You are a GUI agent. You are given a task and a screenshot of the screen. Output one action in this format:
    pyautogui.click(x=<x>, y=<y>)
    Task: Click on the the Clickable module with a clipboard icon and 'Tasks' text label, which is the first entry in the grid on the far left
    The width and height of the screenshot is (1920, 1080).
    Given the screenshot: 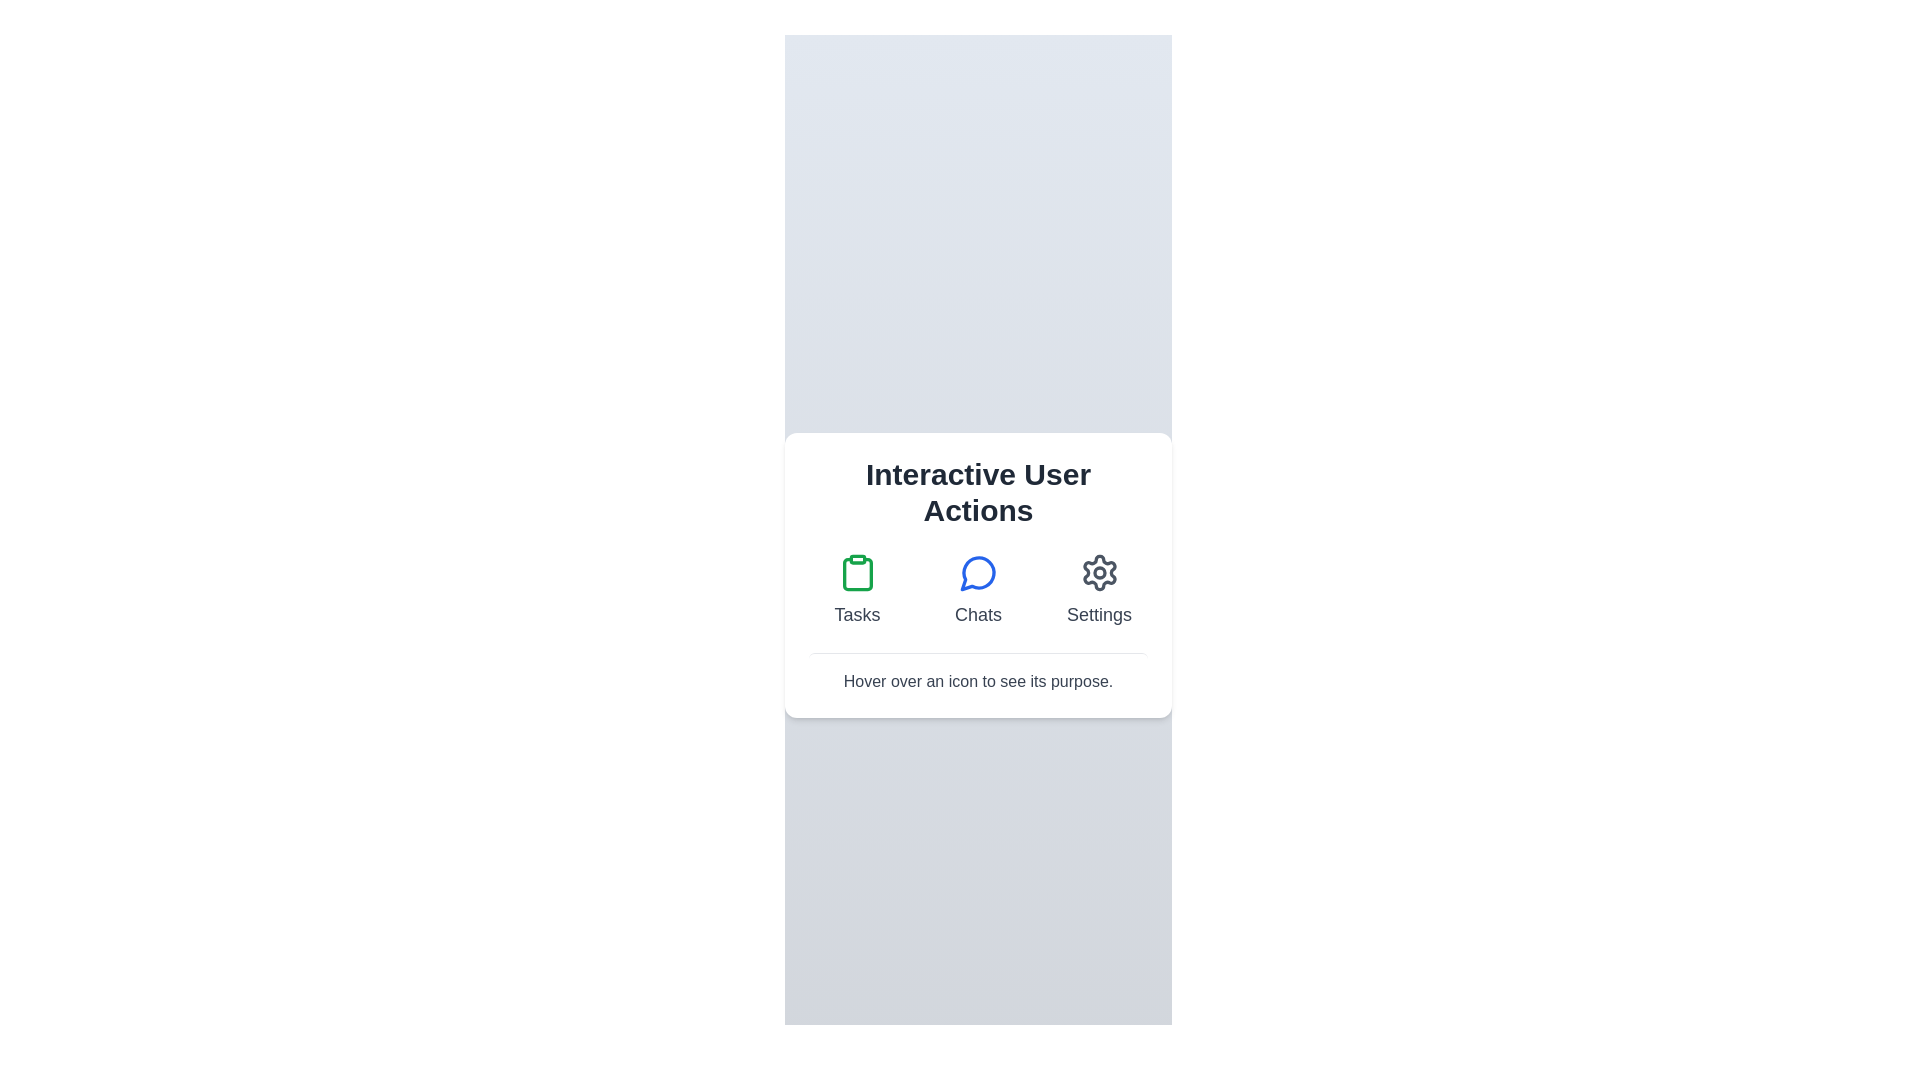 What is the action you would take?
    pyautogui.click(x=857, y=589)
    